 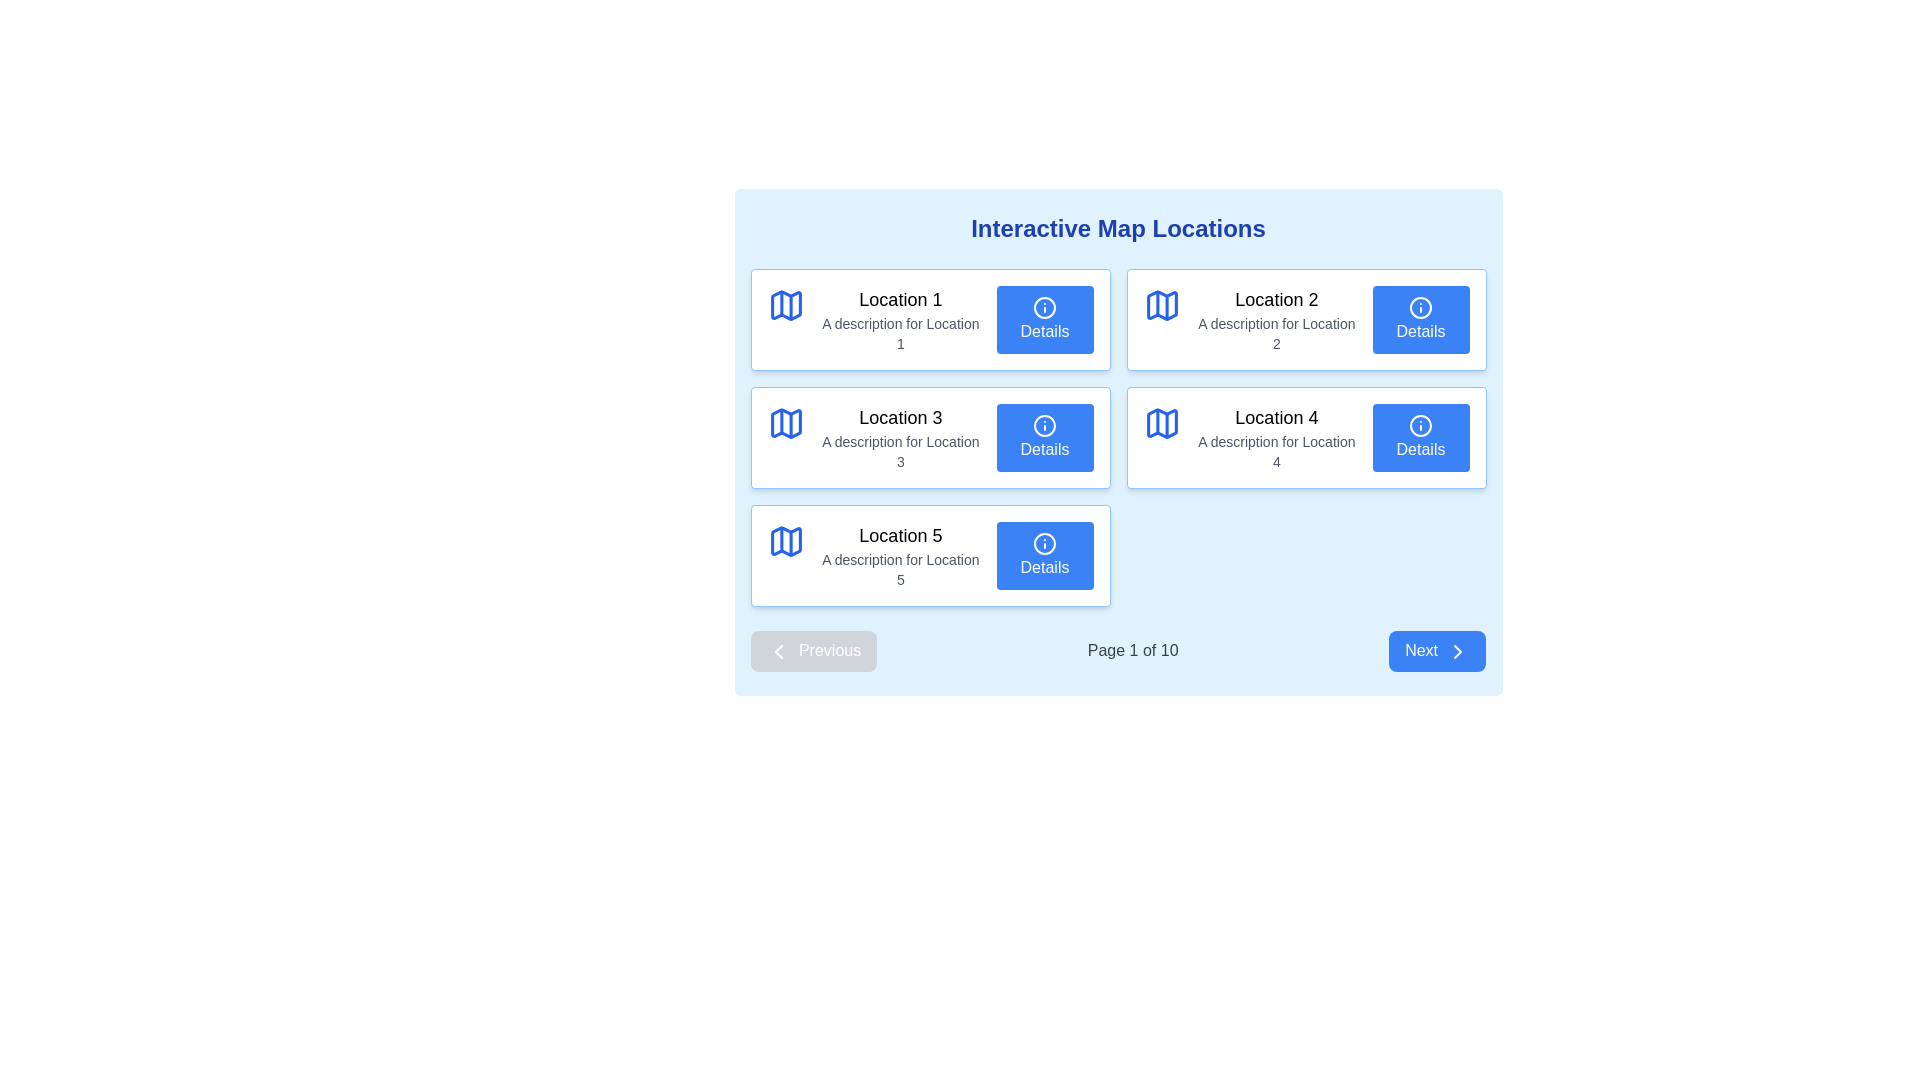 What do you see at coordinates (1458, 651) in the screenshot?
I see `the rightward-pointing chevron arrow icon, which is part of the 'Next' button located at the bottom-right corner of the interface` at bounding box center [1458, 651].